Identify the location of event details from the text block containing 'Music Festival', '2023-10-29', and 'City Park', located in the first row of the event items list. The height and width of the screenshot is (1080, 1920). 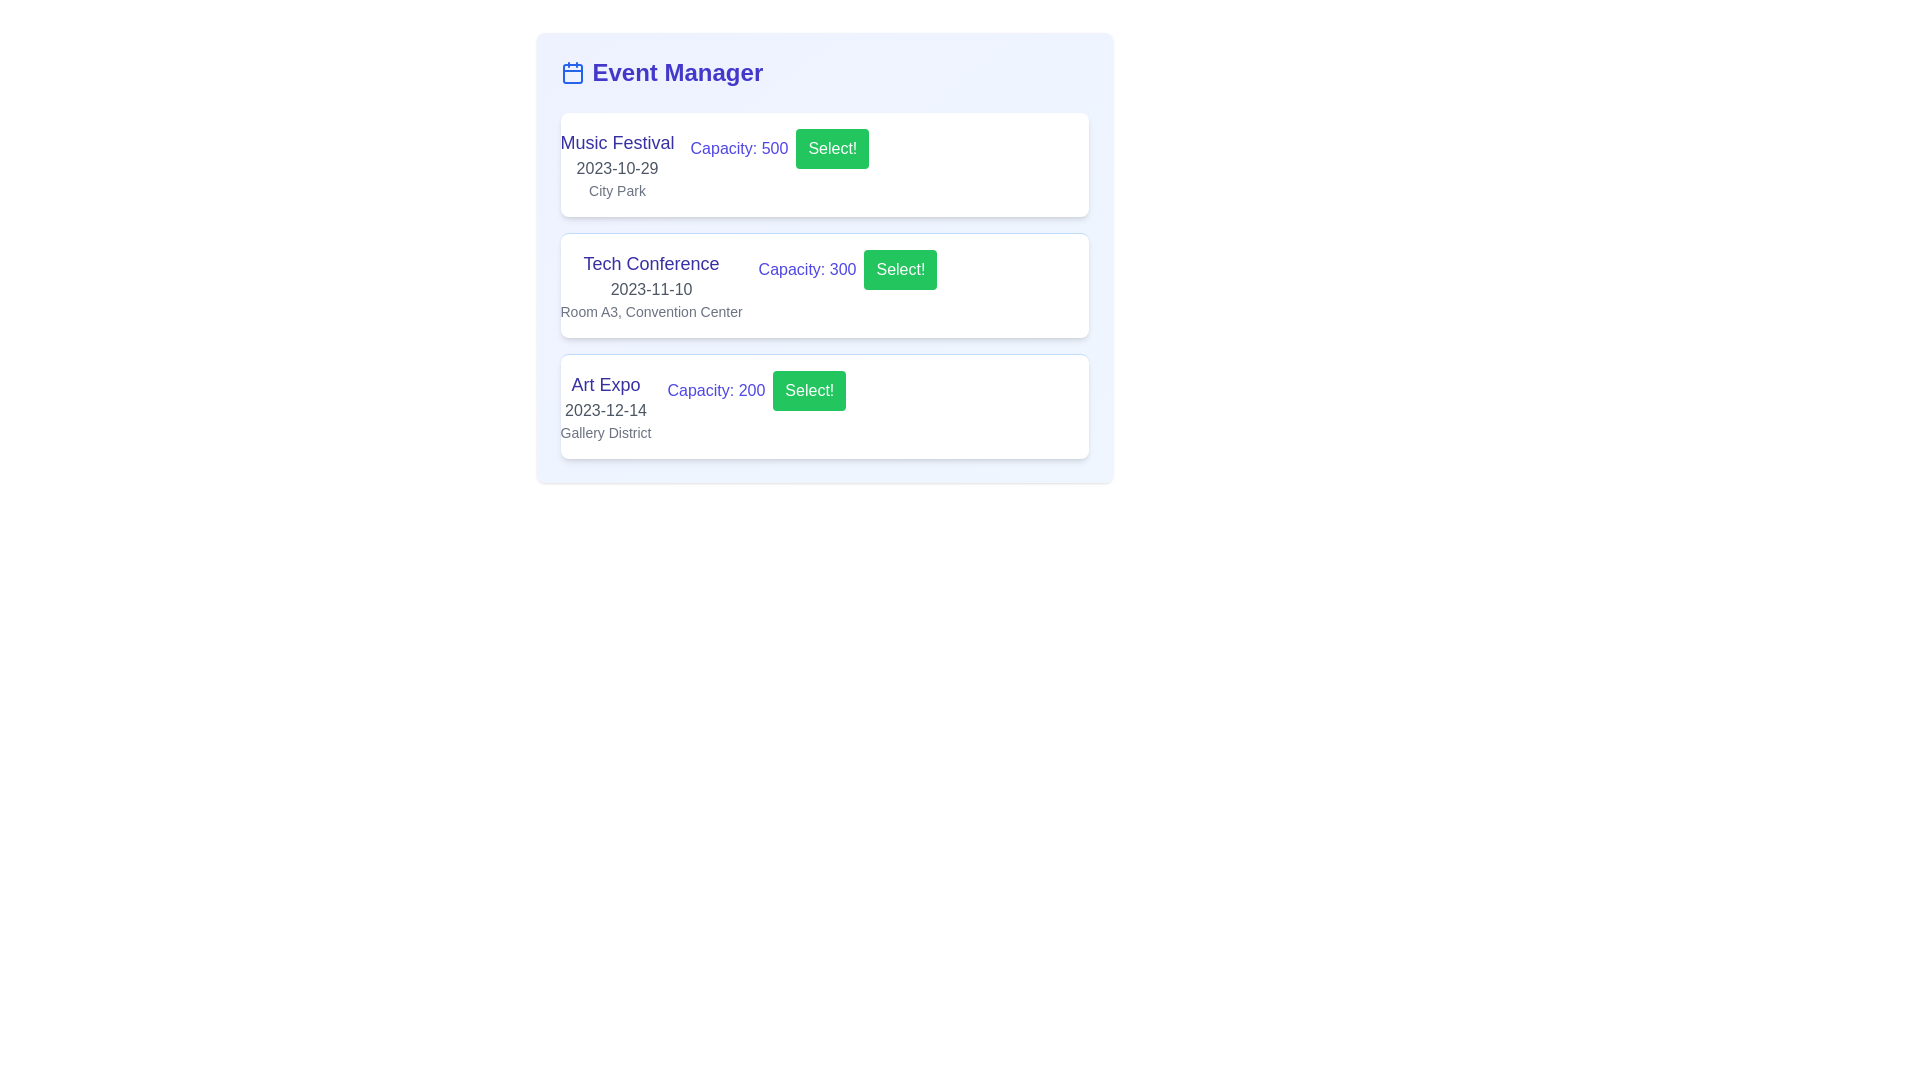
(616, 164).